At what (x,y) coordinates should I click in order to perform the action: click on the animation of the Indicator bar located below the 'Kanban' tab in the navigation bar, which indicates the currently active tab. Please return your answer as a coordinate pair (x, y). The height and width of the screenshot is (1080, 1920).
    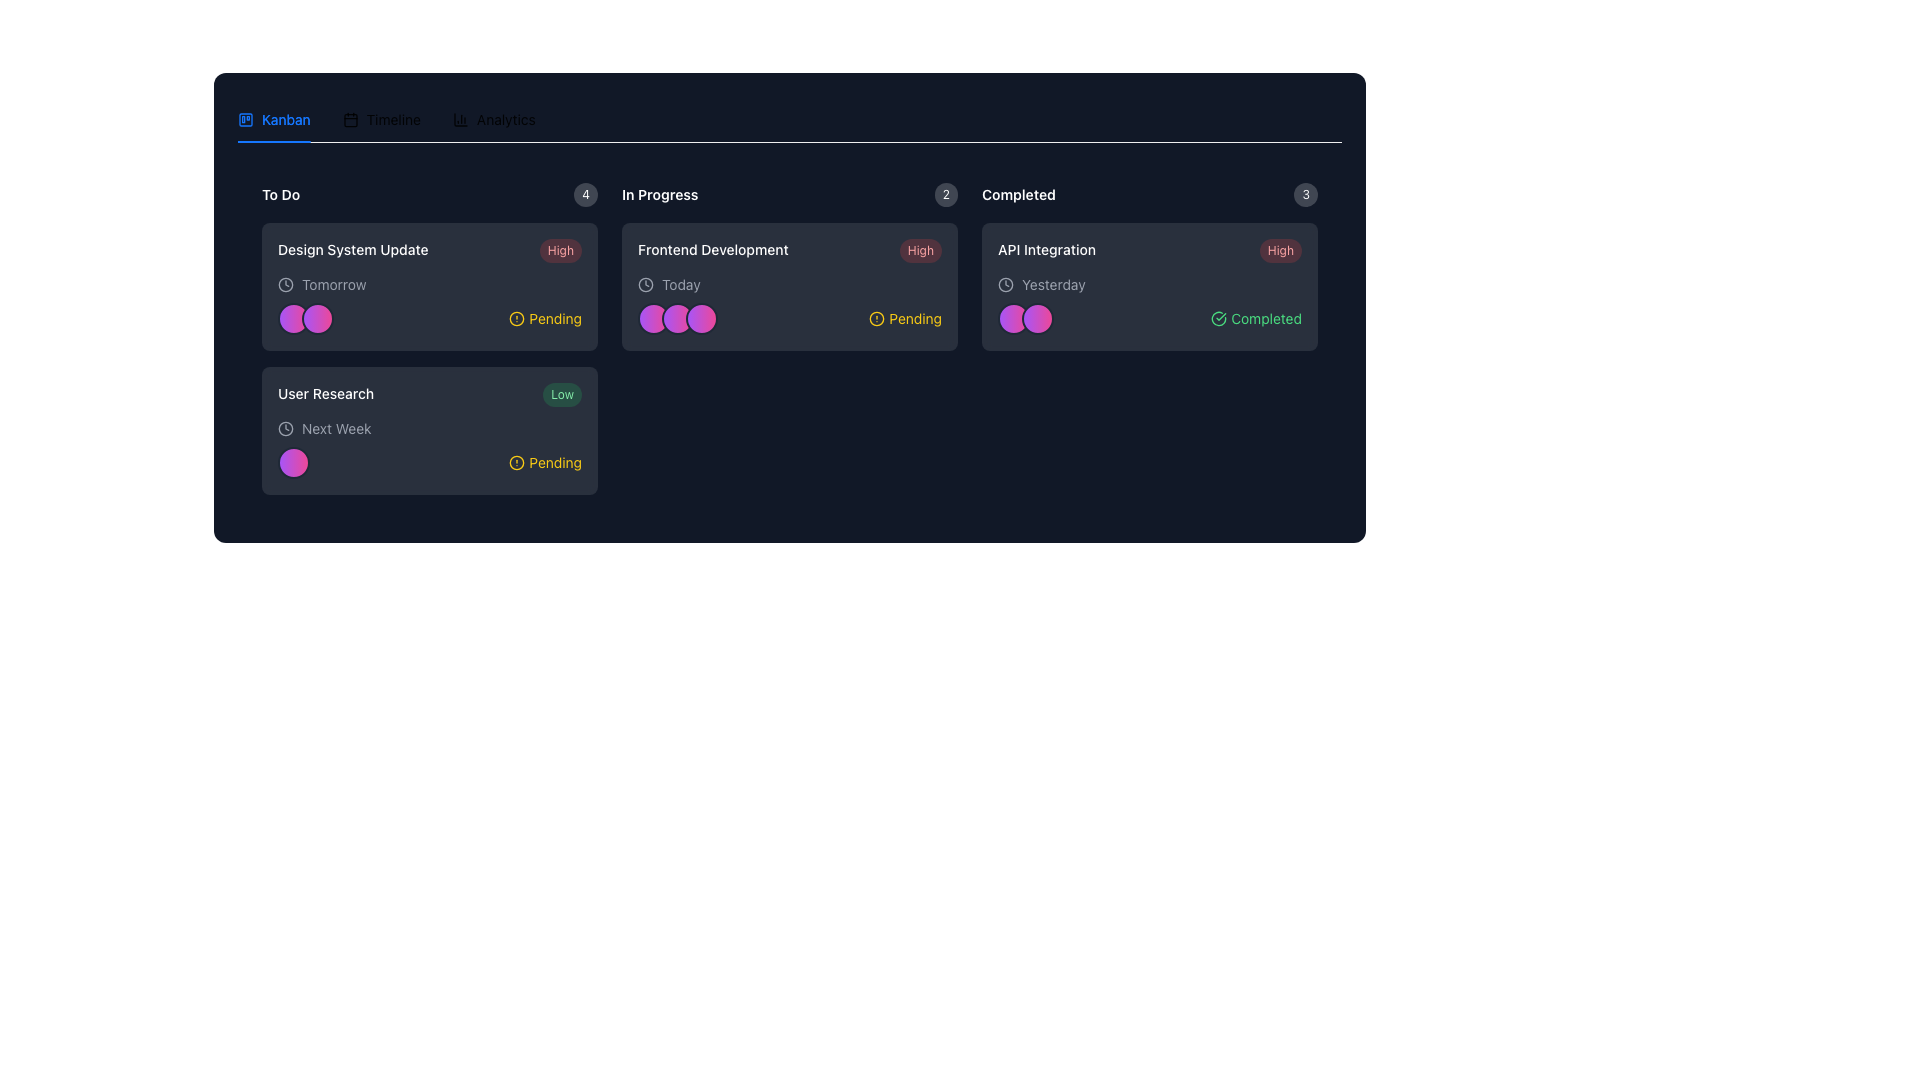
    Looking at the image, I should click on (273, 141).